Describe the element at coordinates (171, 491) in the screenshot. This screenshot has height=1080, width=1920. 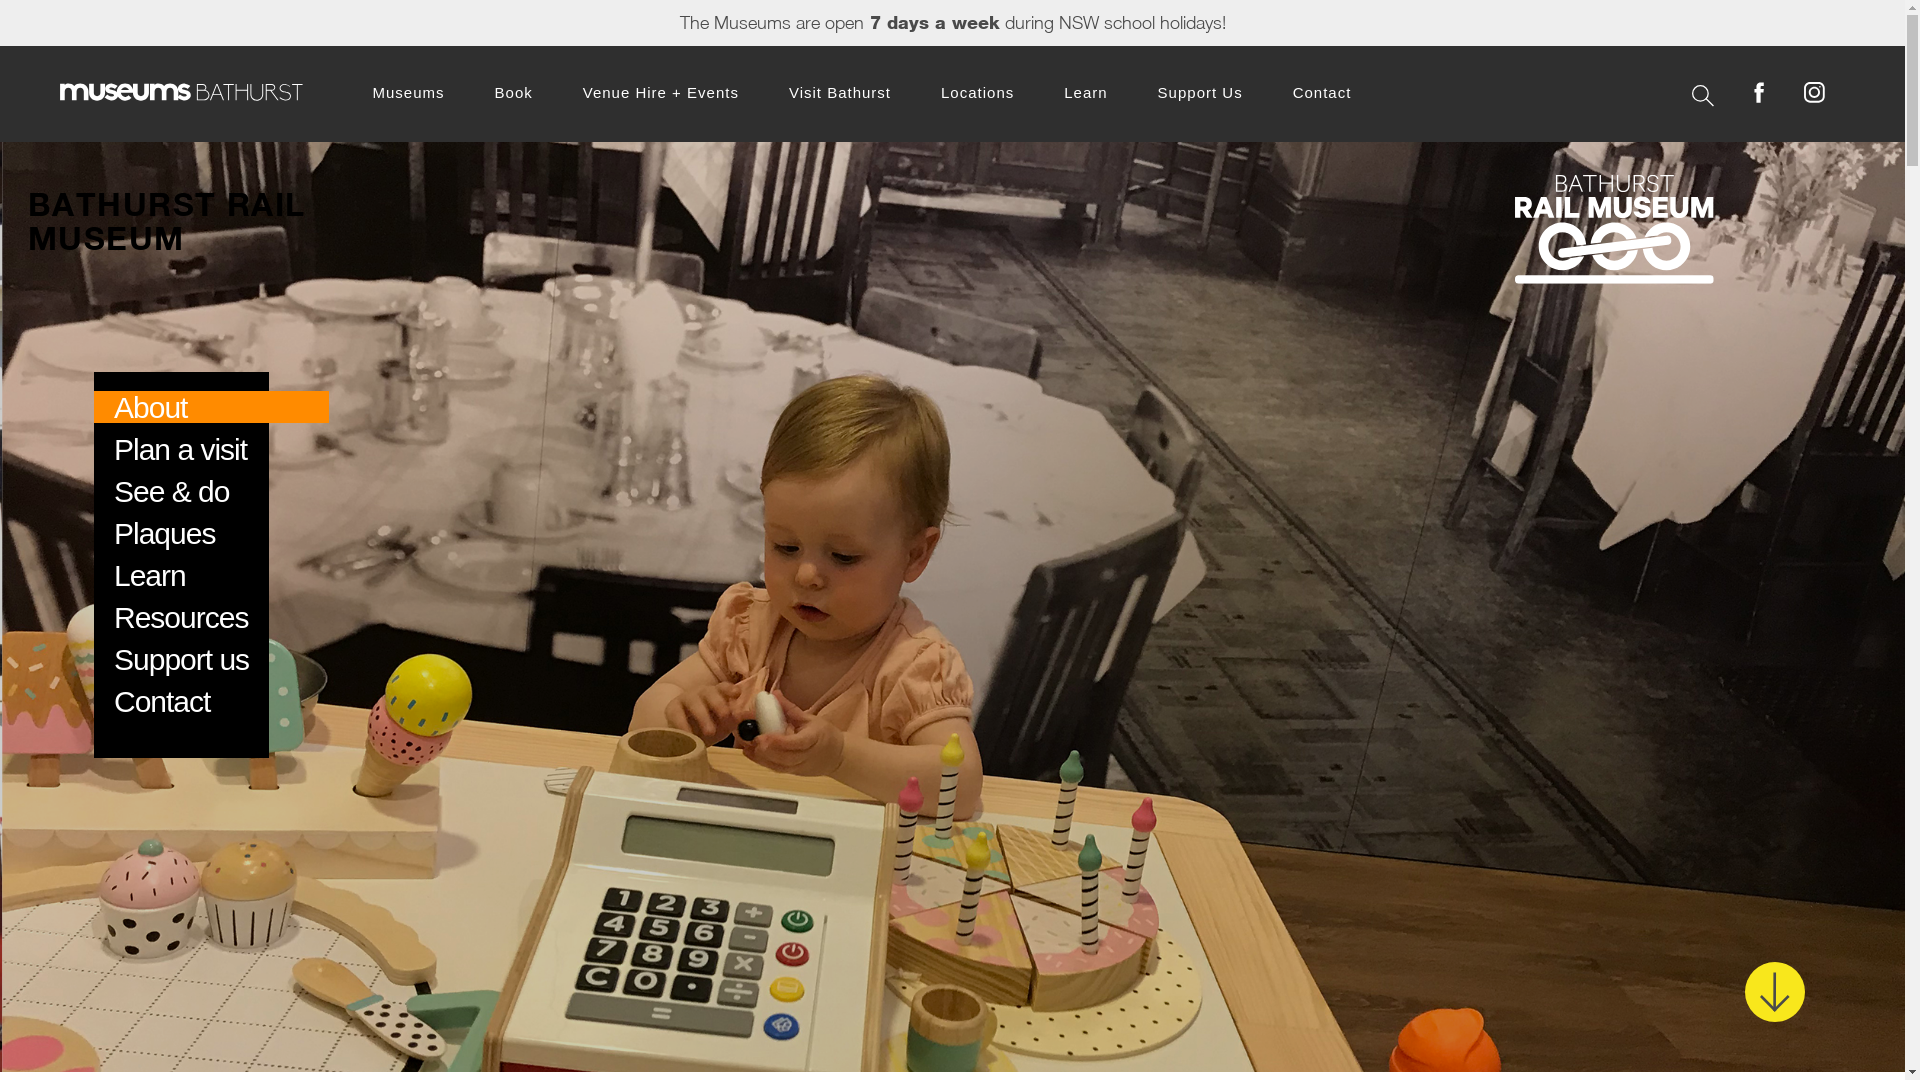
I see `'See & do'` at that location.